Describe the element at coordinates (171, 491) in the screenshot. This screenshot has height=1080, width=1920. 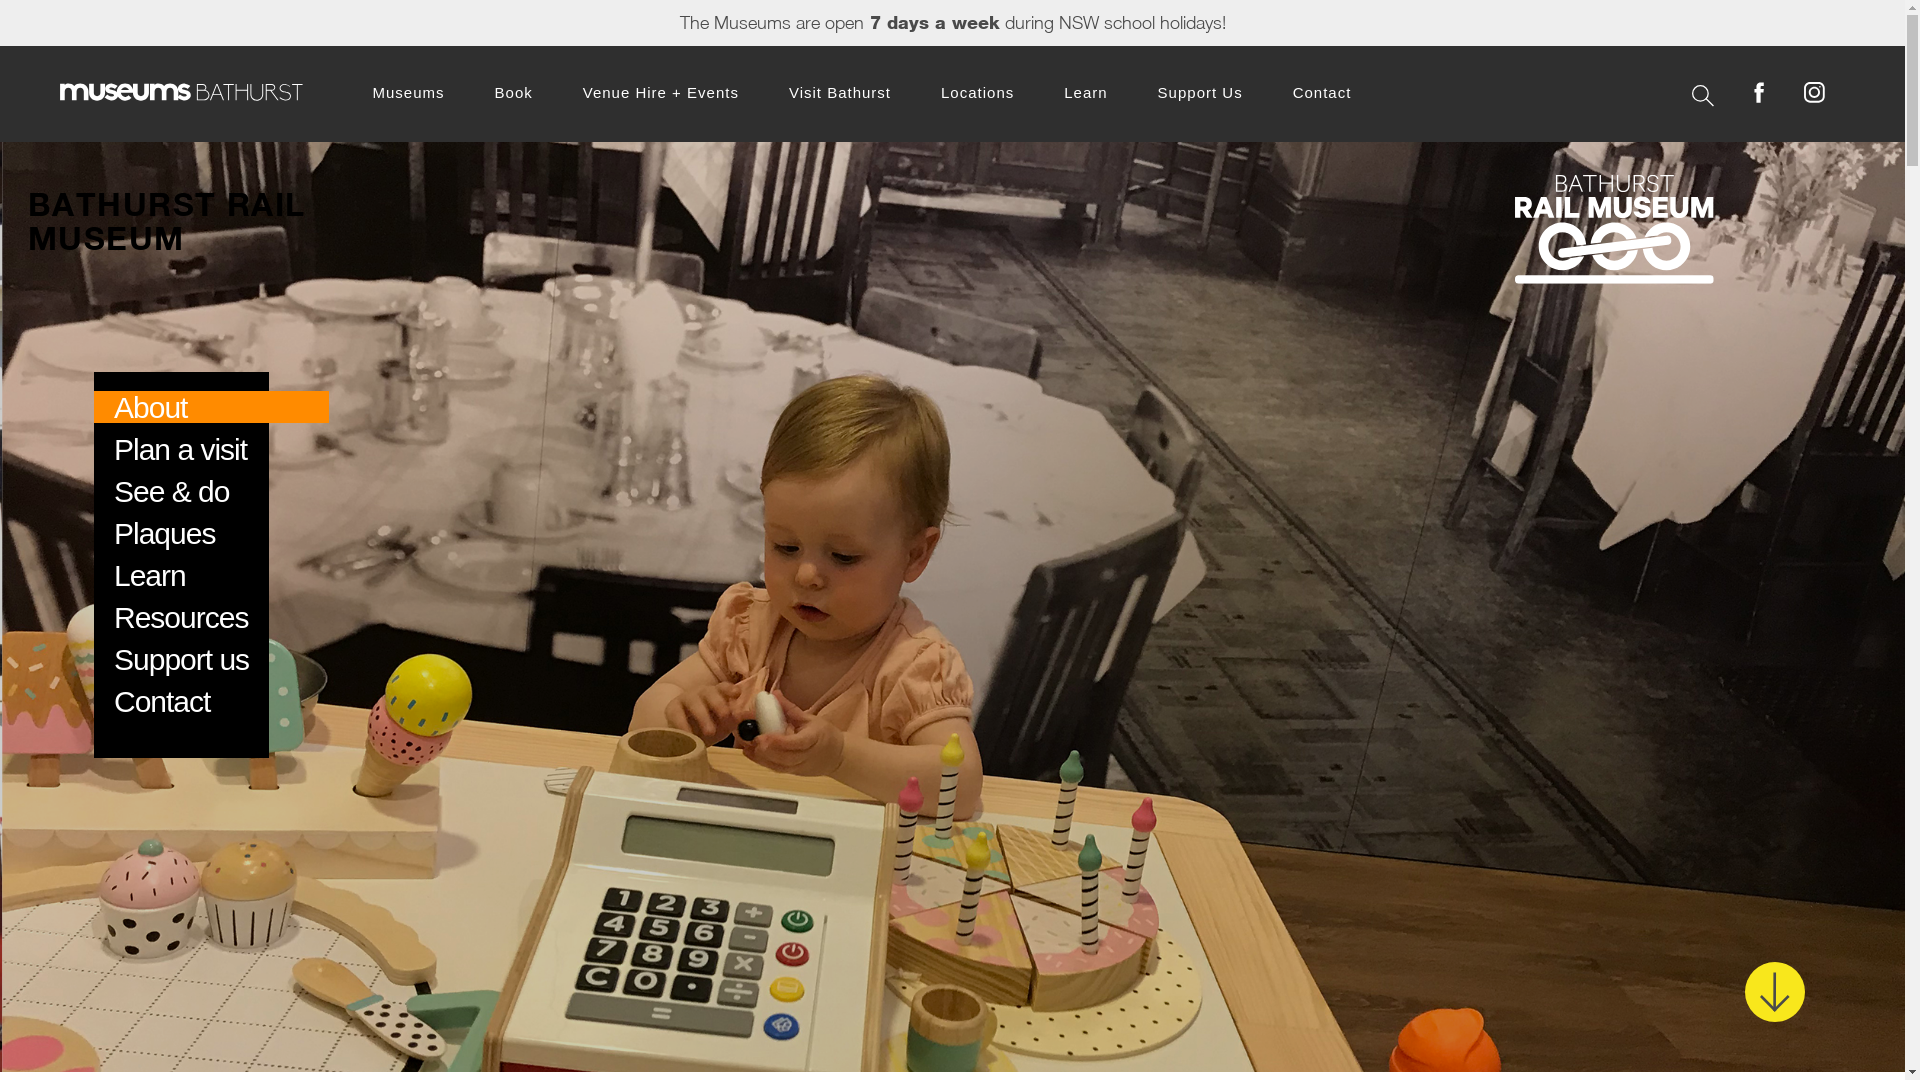
I see `'See & do'` at that location.